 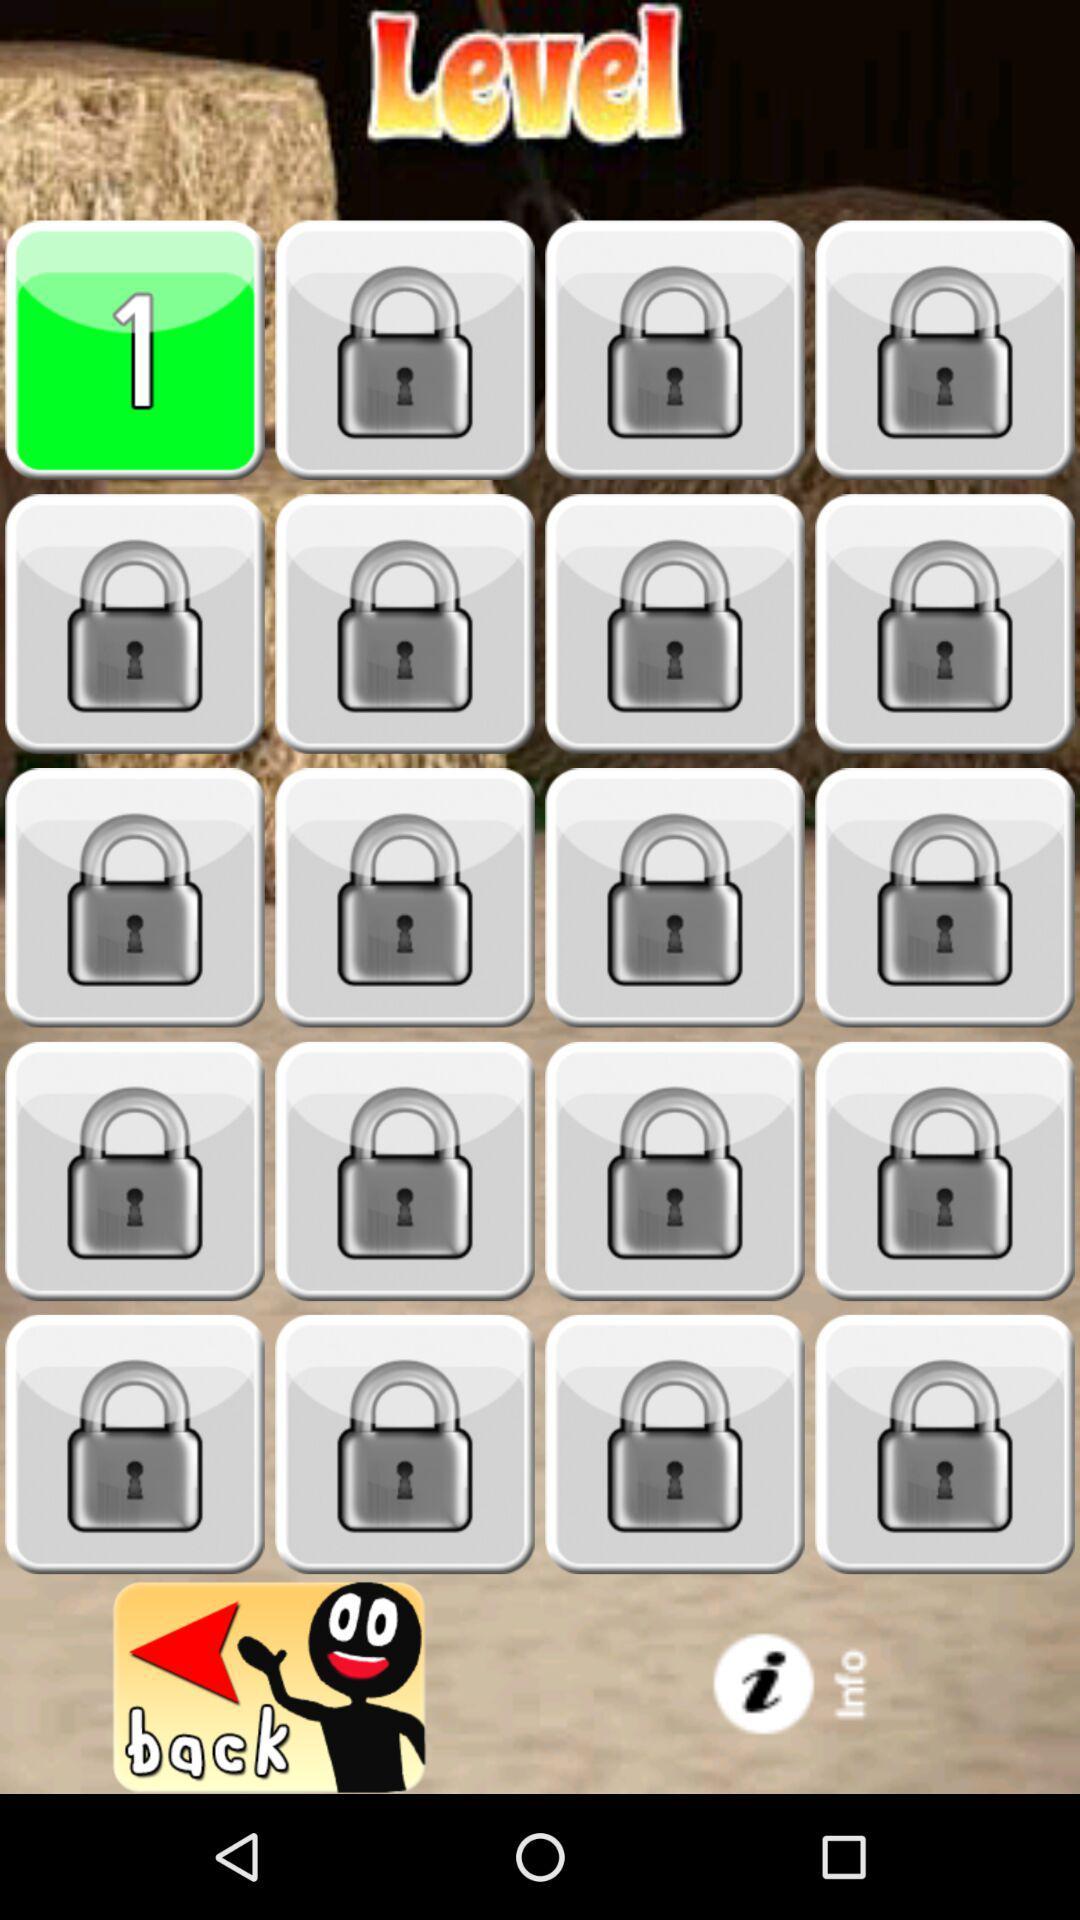 What do you see at coordinates (135, 350) in the screenshot?
I see `level one of a game` at bounding box center [135, 350].